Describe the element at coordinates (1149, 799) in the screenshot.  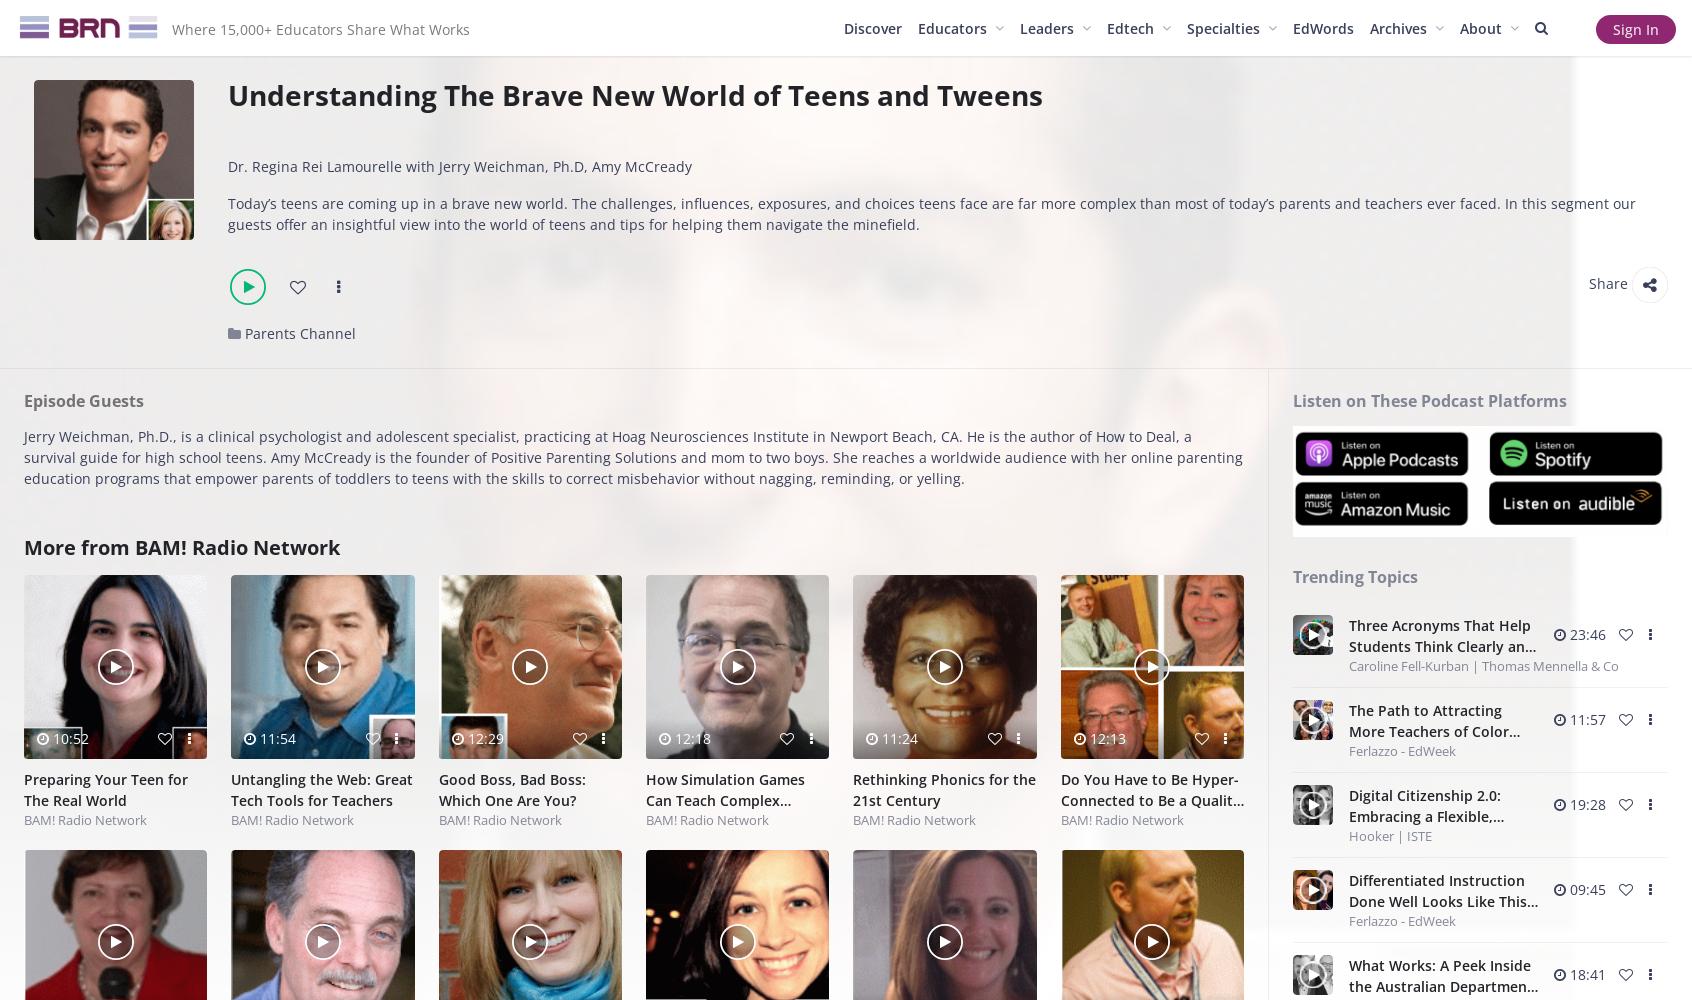
I see `'Do You Have to Be Hyper-Connected to Be a Quality Educator?'` at that location.